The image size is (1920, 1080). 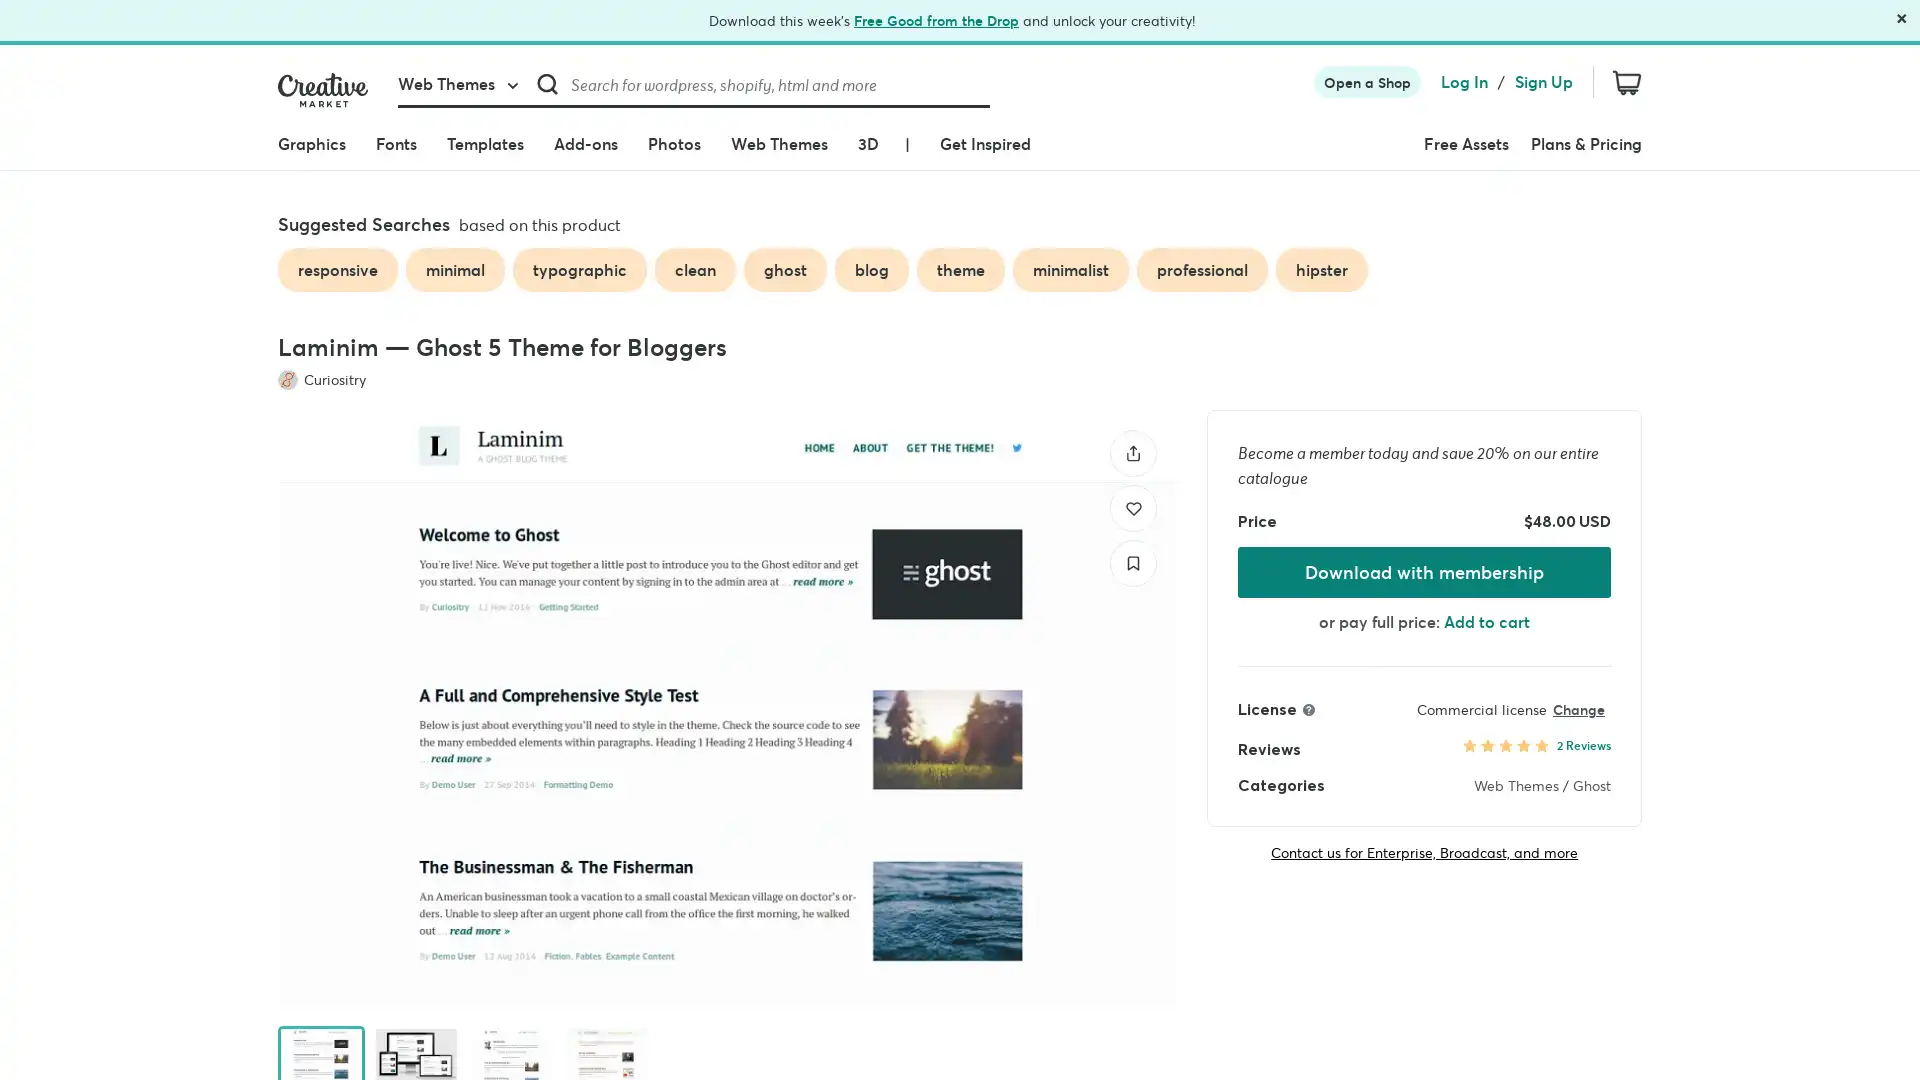 What do you see at coordinates (1133, 506) in the screenshot?
I see `Like` at bounding box center [1133, 506].